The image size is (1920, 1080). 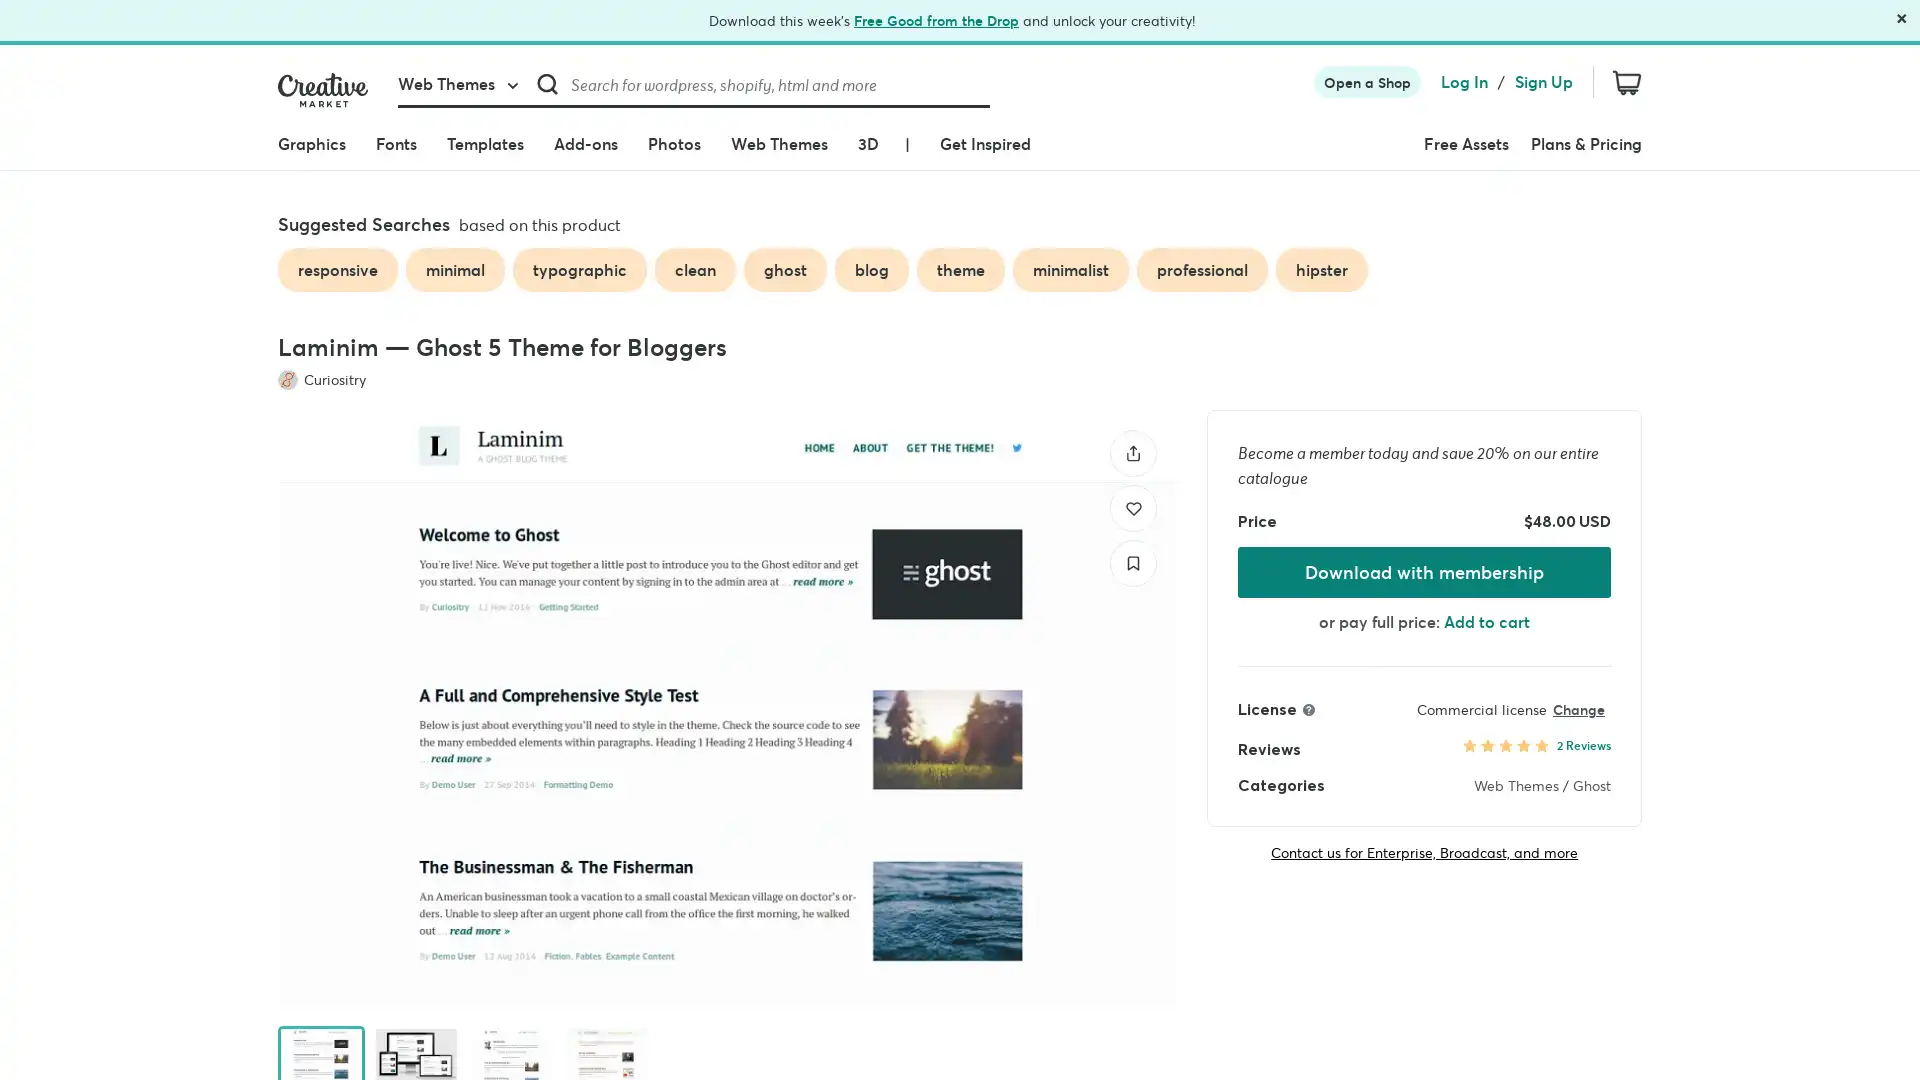 What do you see at coordinates (1133, 506) in the screenshot?
I see `Like` at bounding box center [1133, 506].